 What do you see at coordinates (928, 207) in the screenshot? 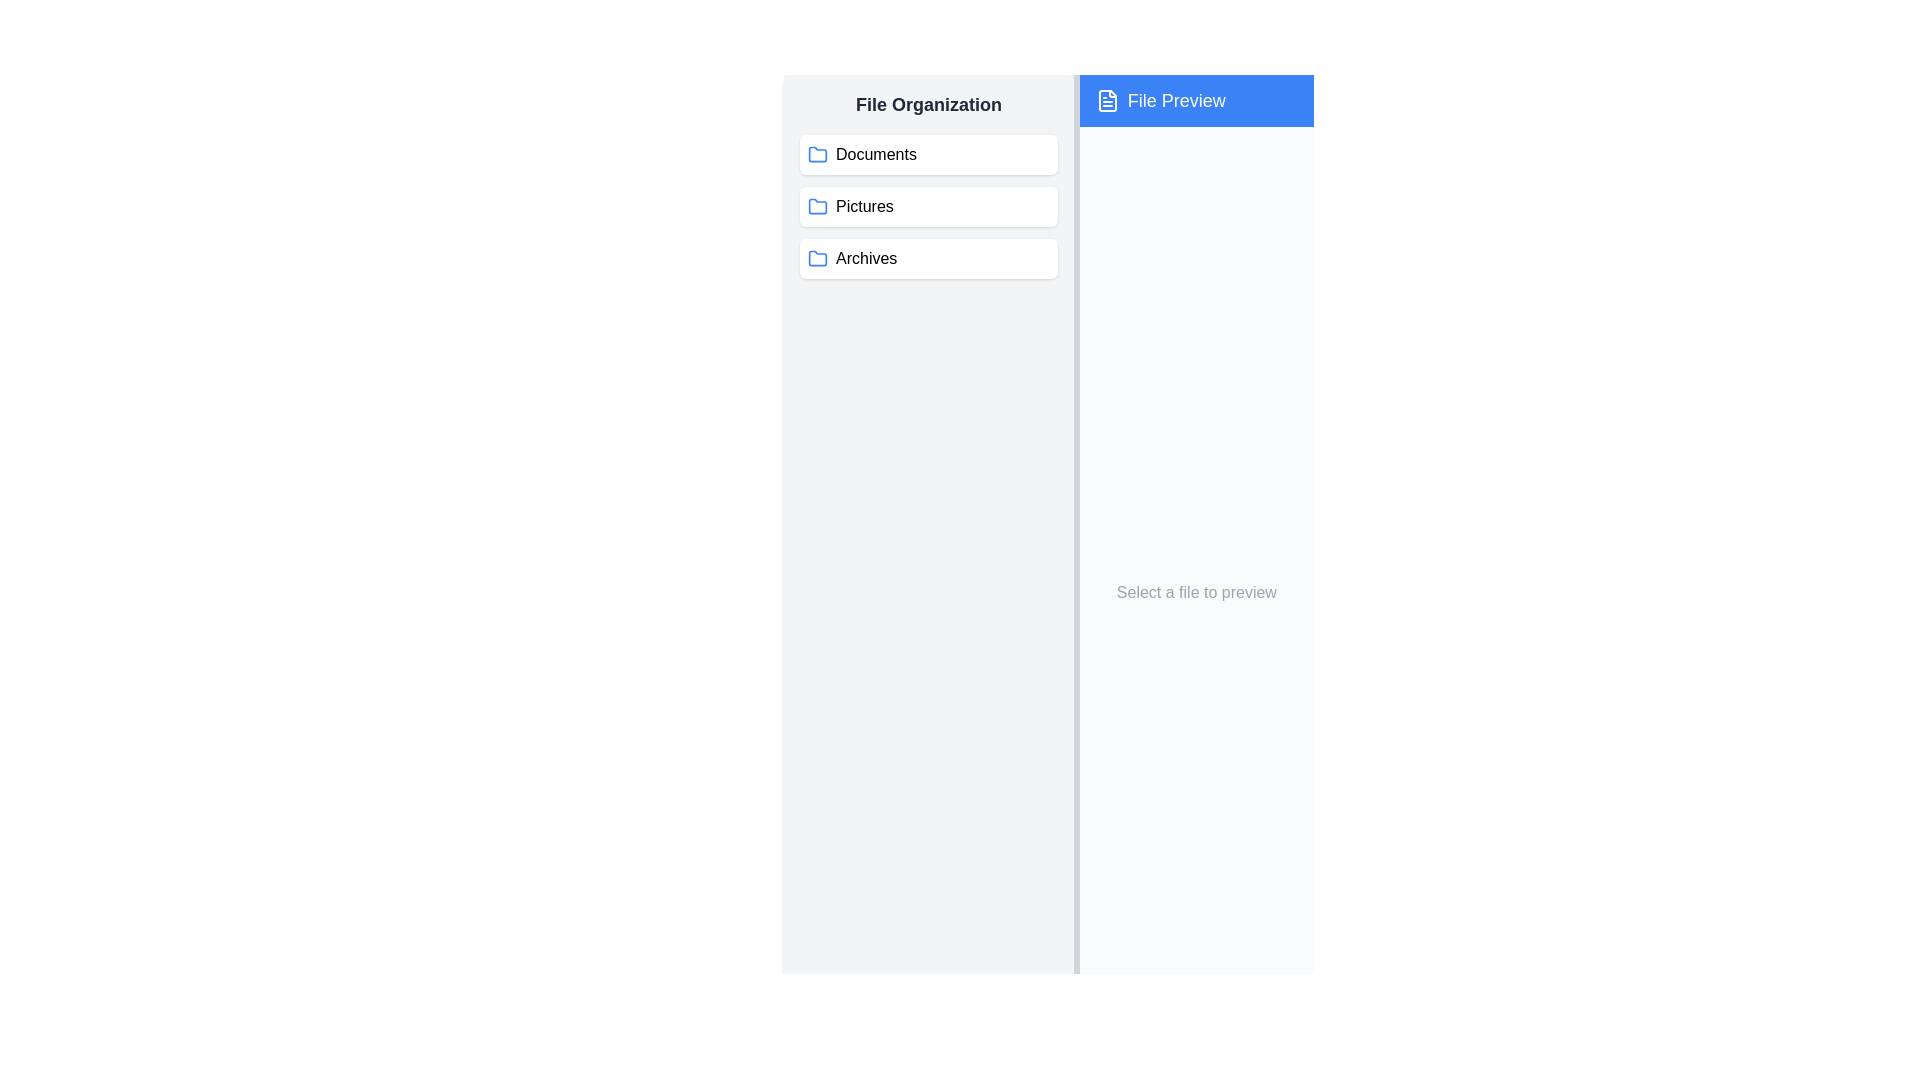
I see `the navigational button labeled 'Pictures' located within the 'File Organization' section` at bounding box center [928, 207].